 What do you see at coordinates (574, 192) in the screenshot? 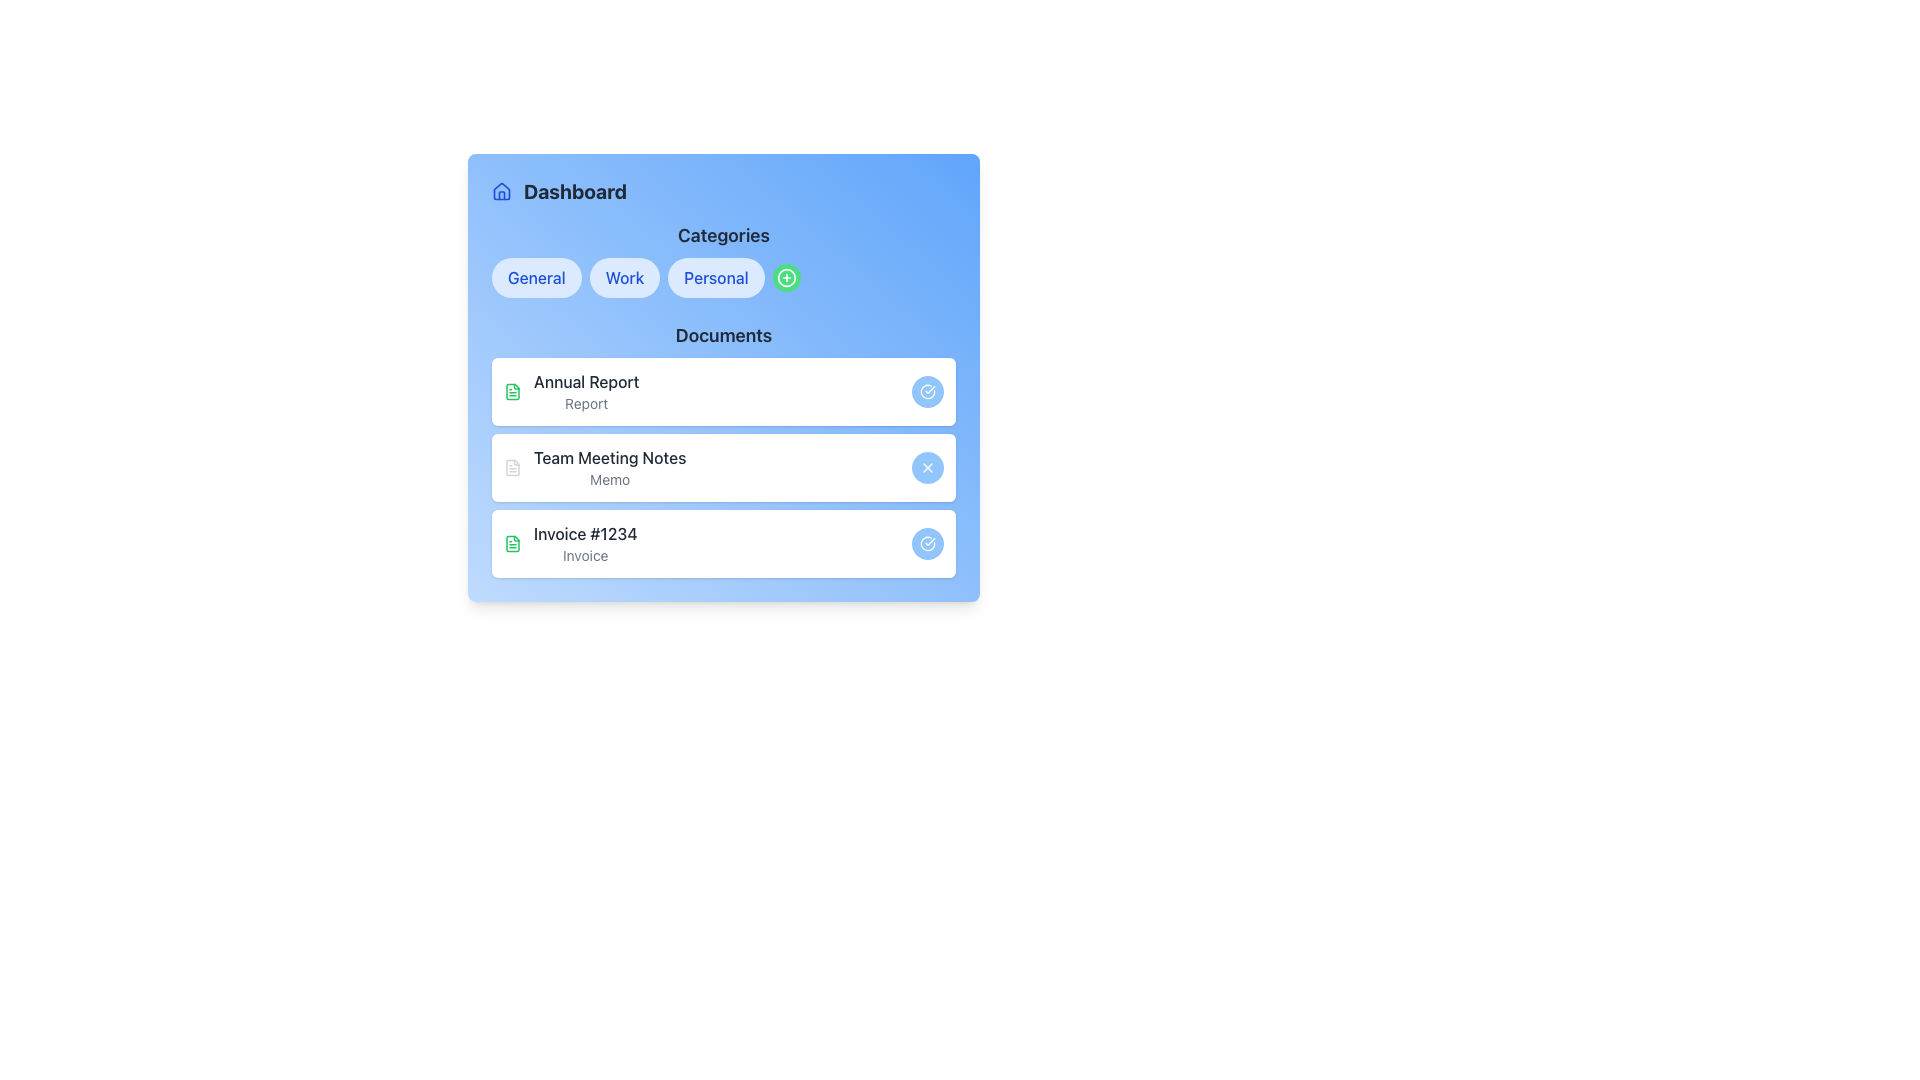
I see `the bold text label 'Dashboard' located next to the house-shaped icon on the top-left of the interface` at bounding box center [574, 192].